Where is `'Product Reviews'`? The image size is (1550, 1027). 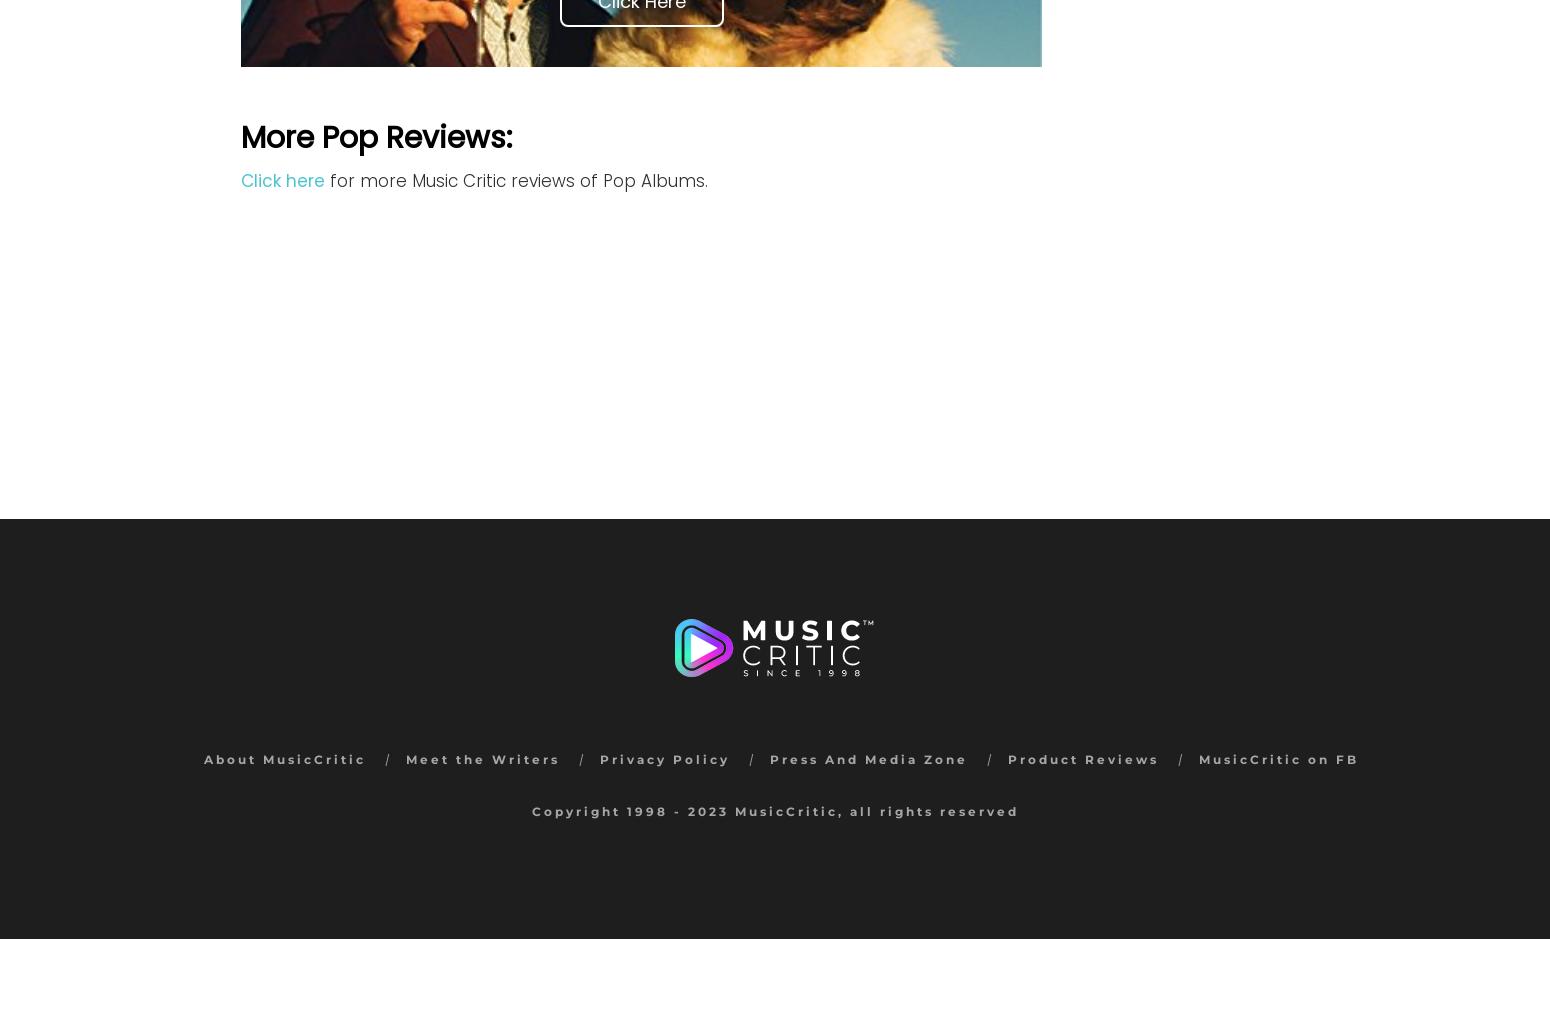 'Product Reviews' is located at coordinates (1006, 757).